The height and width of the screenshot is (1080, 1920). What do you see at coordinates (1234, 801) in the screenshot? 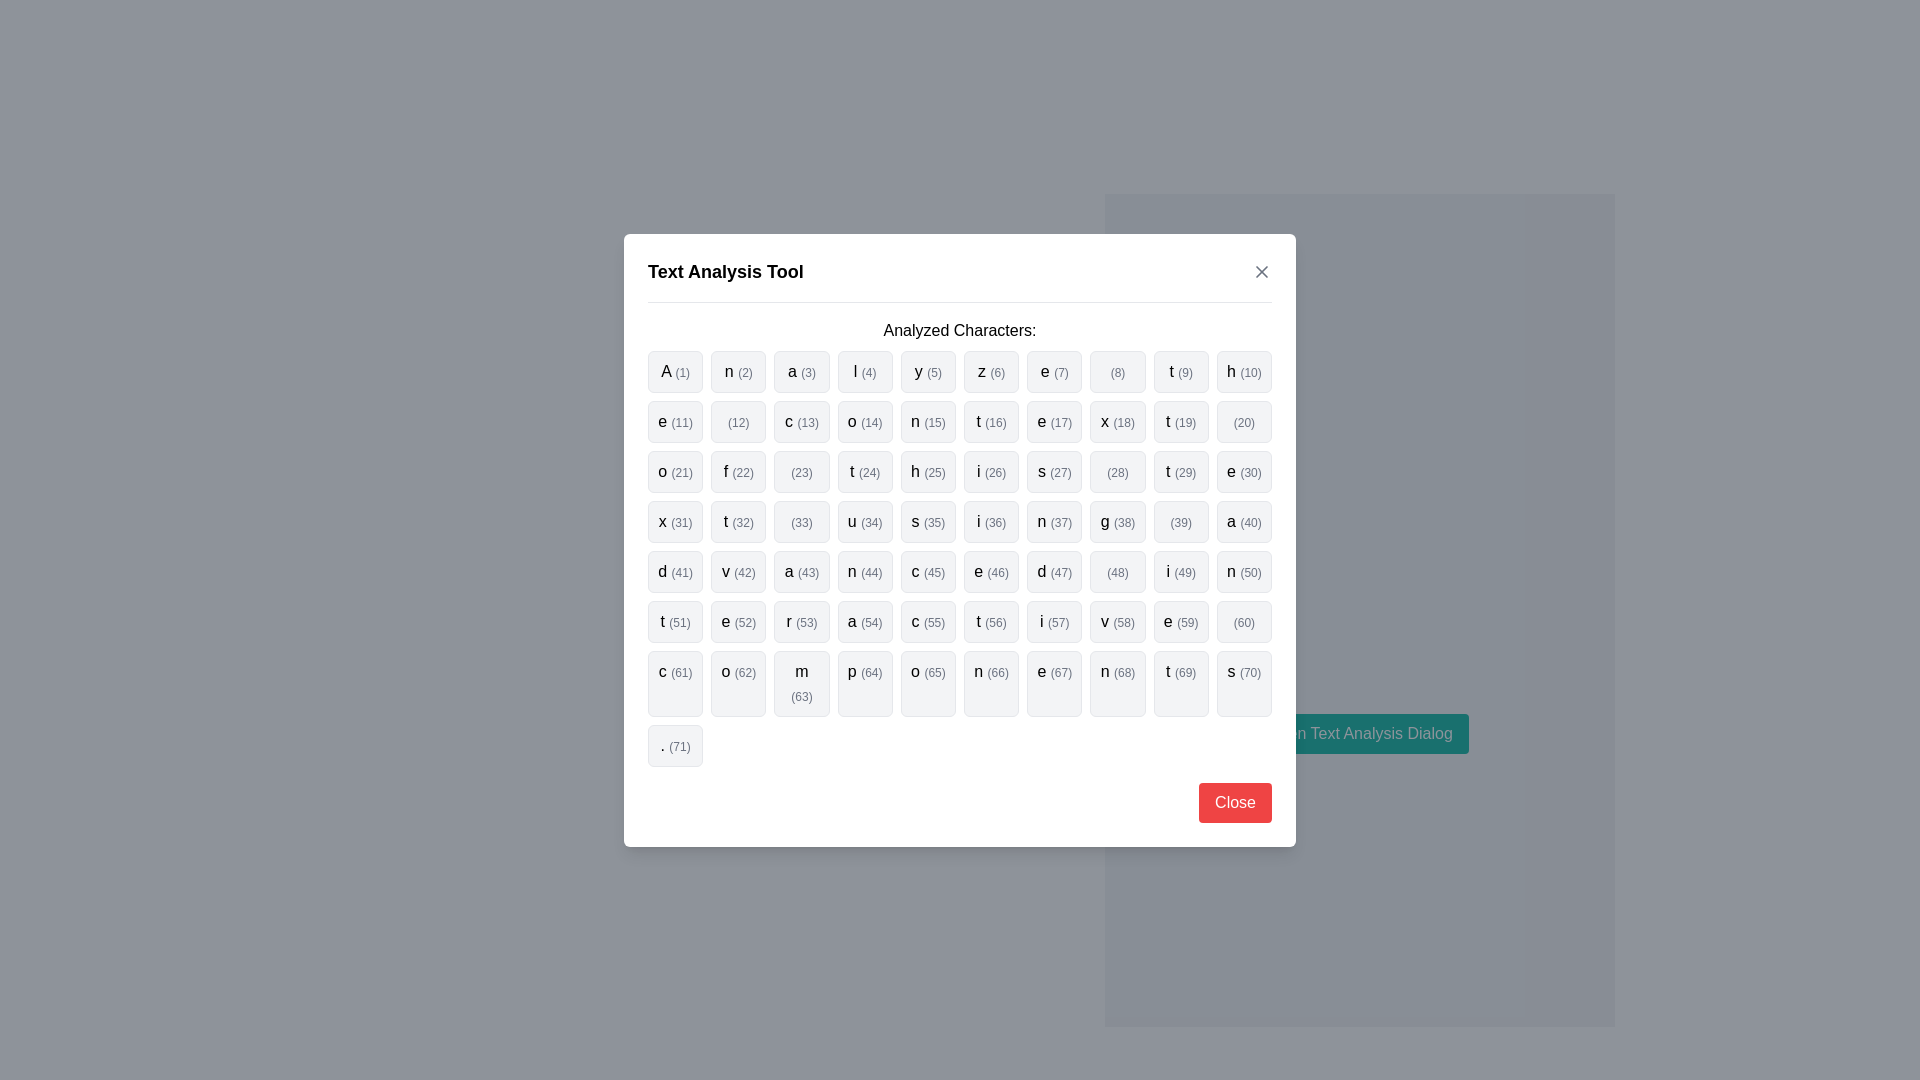
I see `the 'Close' button in the dialog to close the Text Analysis Dialog` at bounding box center [1234, 801].